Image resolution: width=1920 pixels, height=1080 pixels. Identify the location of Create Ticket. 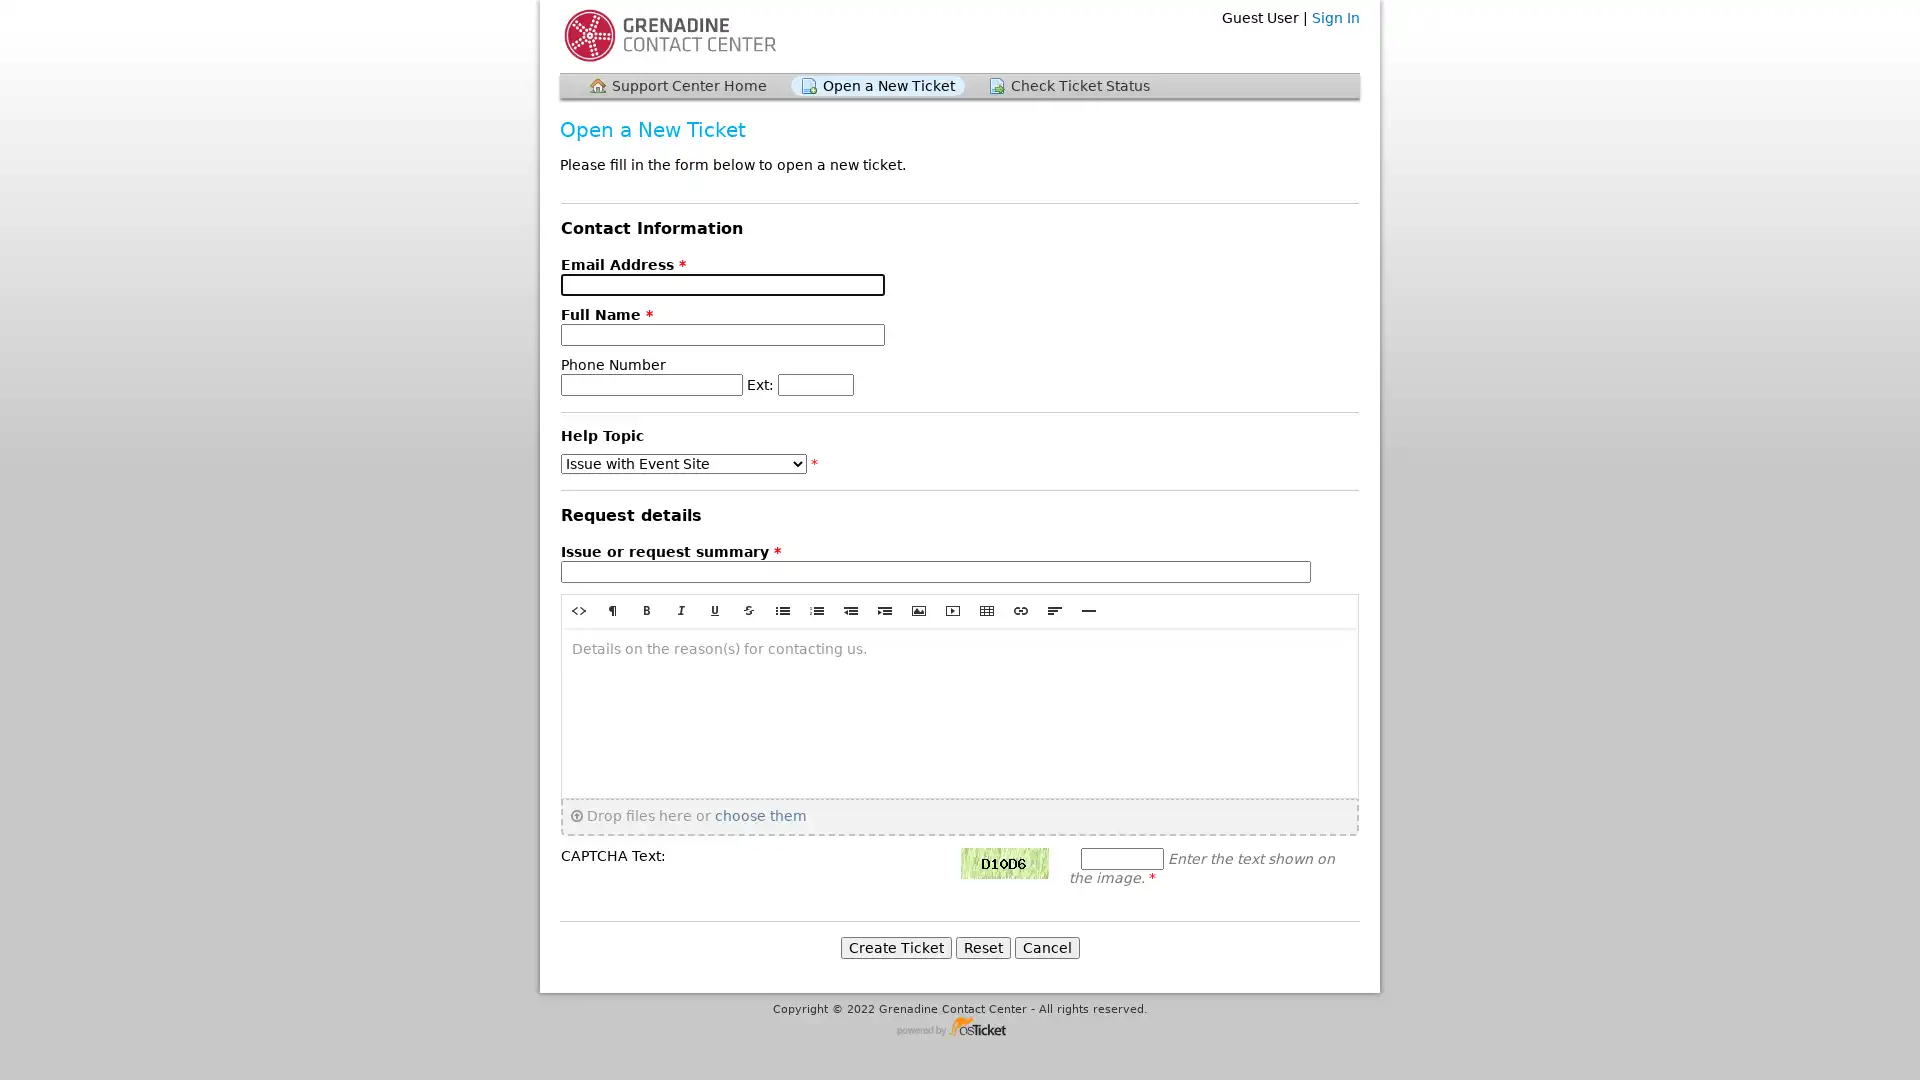
(894, 946).